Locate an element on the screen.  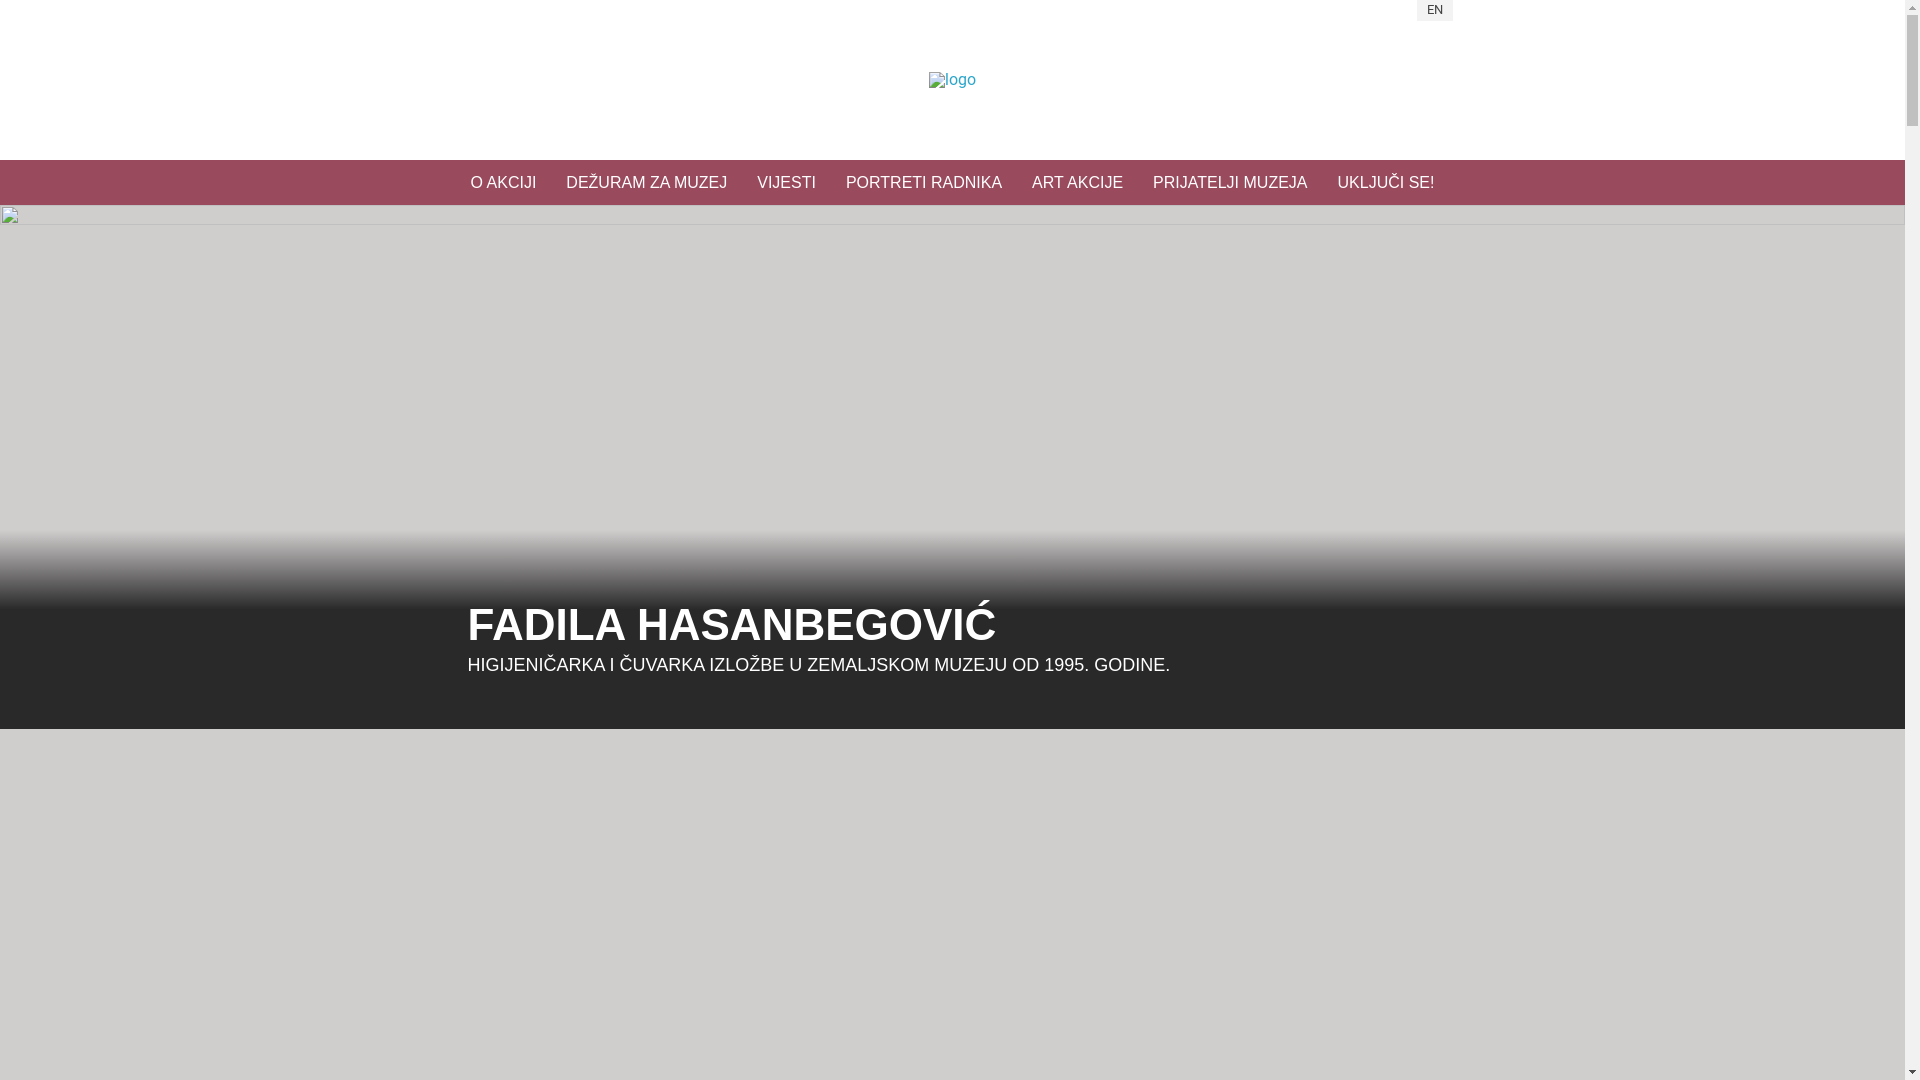
' Home' is located at coordinates (951, 78).